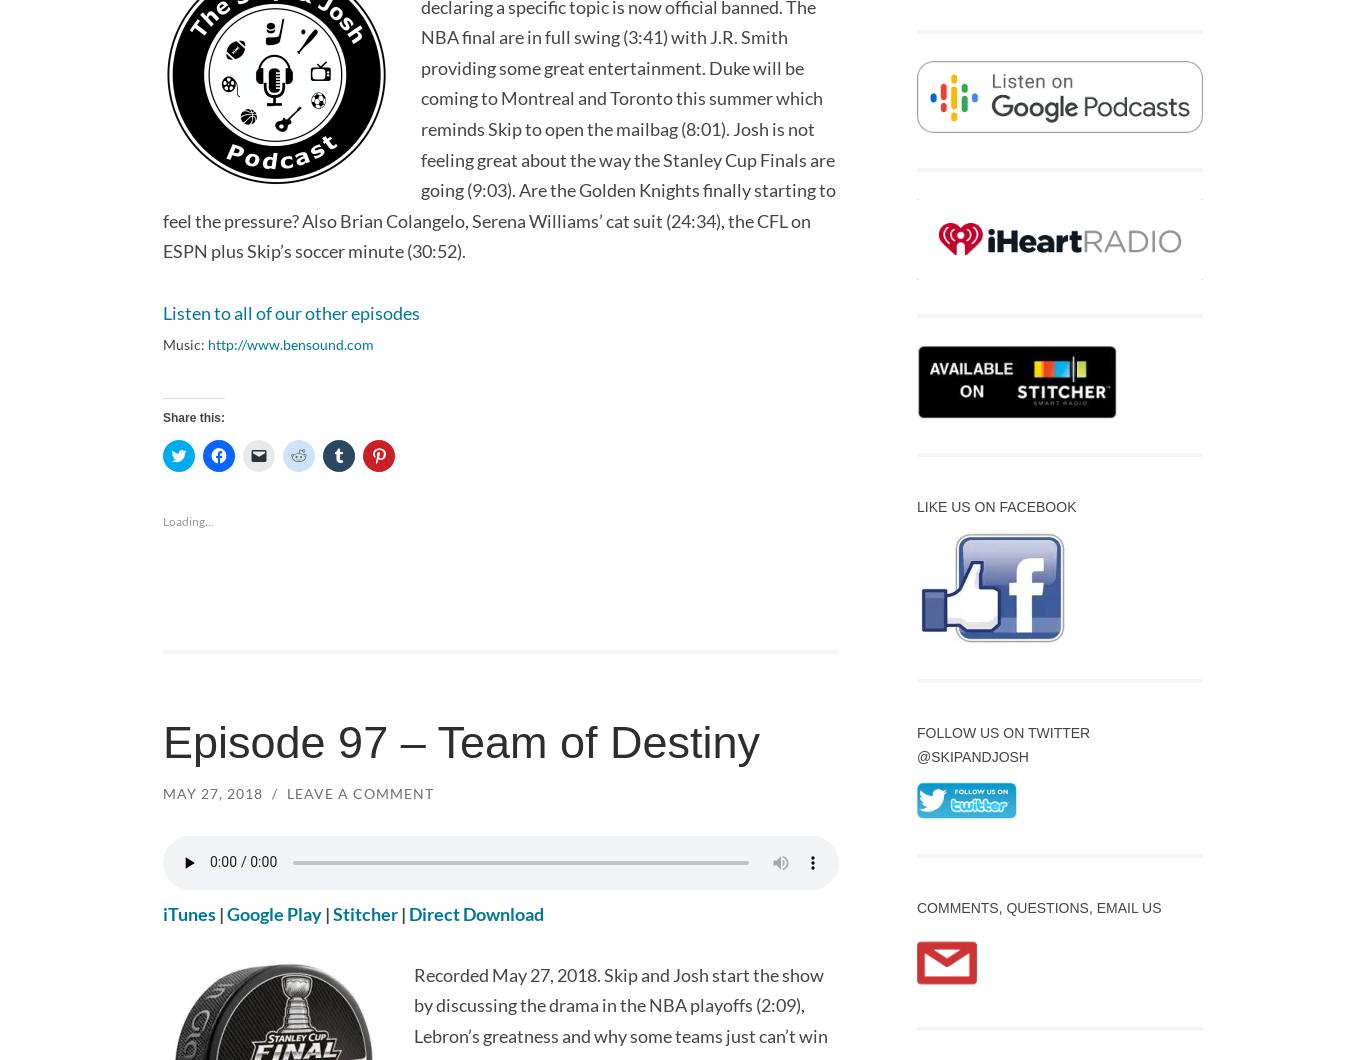  Describe the element at coordinates (211, 791) in the screenshot. I see `'May 27, 2018'` at that location.